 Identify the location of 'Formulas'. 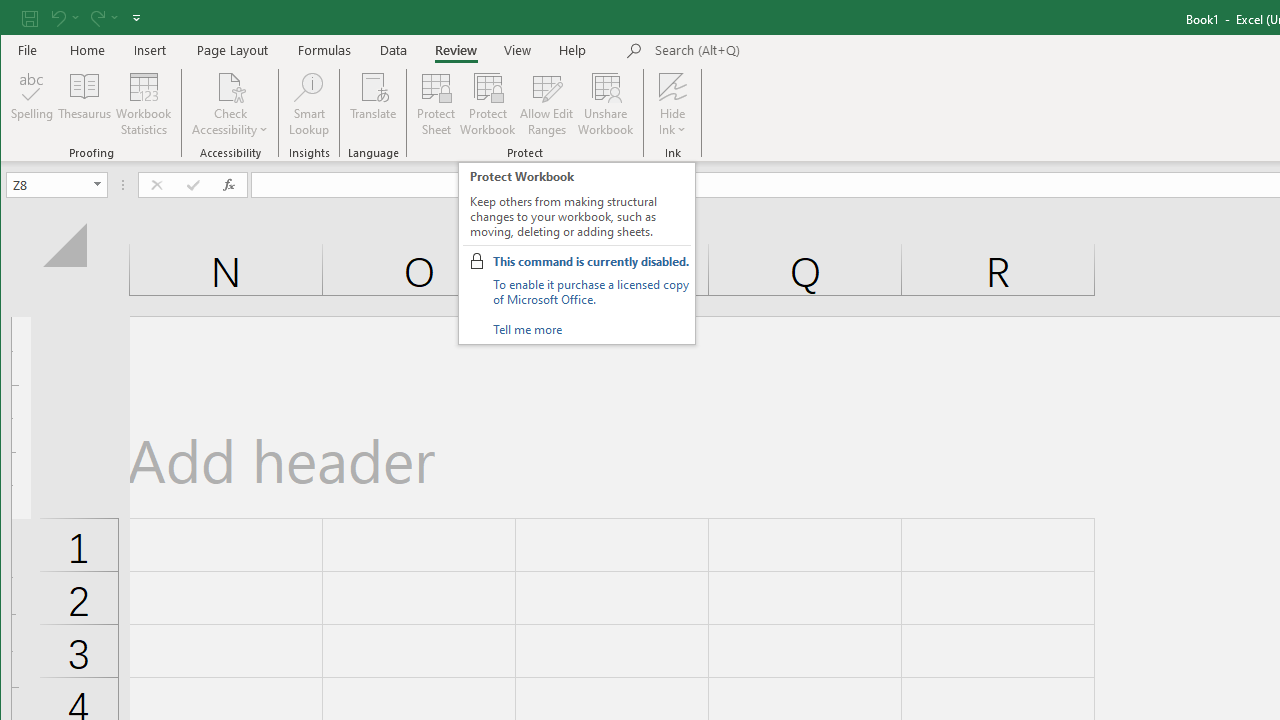
(325, 49).